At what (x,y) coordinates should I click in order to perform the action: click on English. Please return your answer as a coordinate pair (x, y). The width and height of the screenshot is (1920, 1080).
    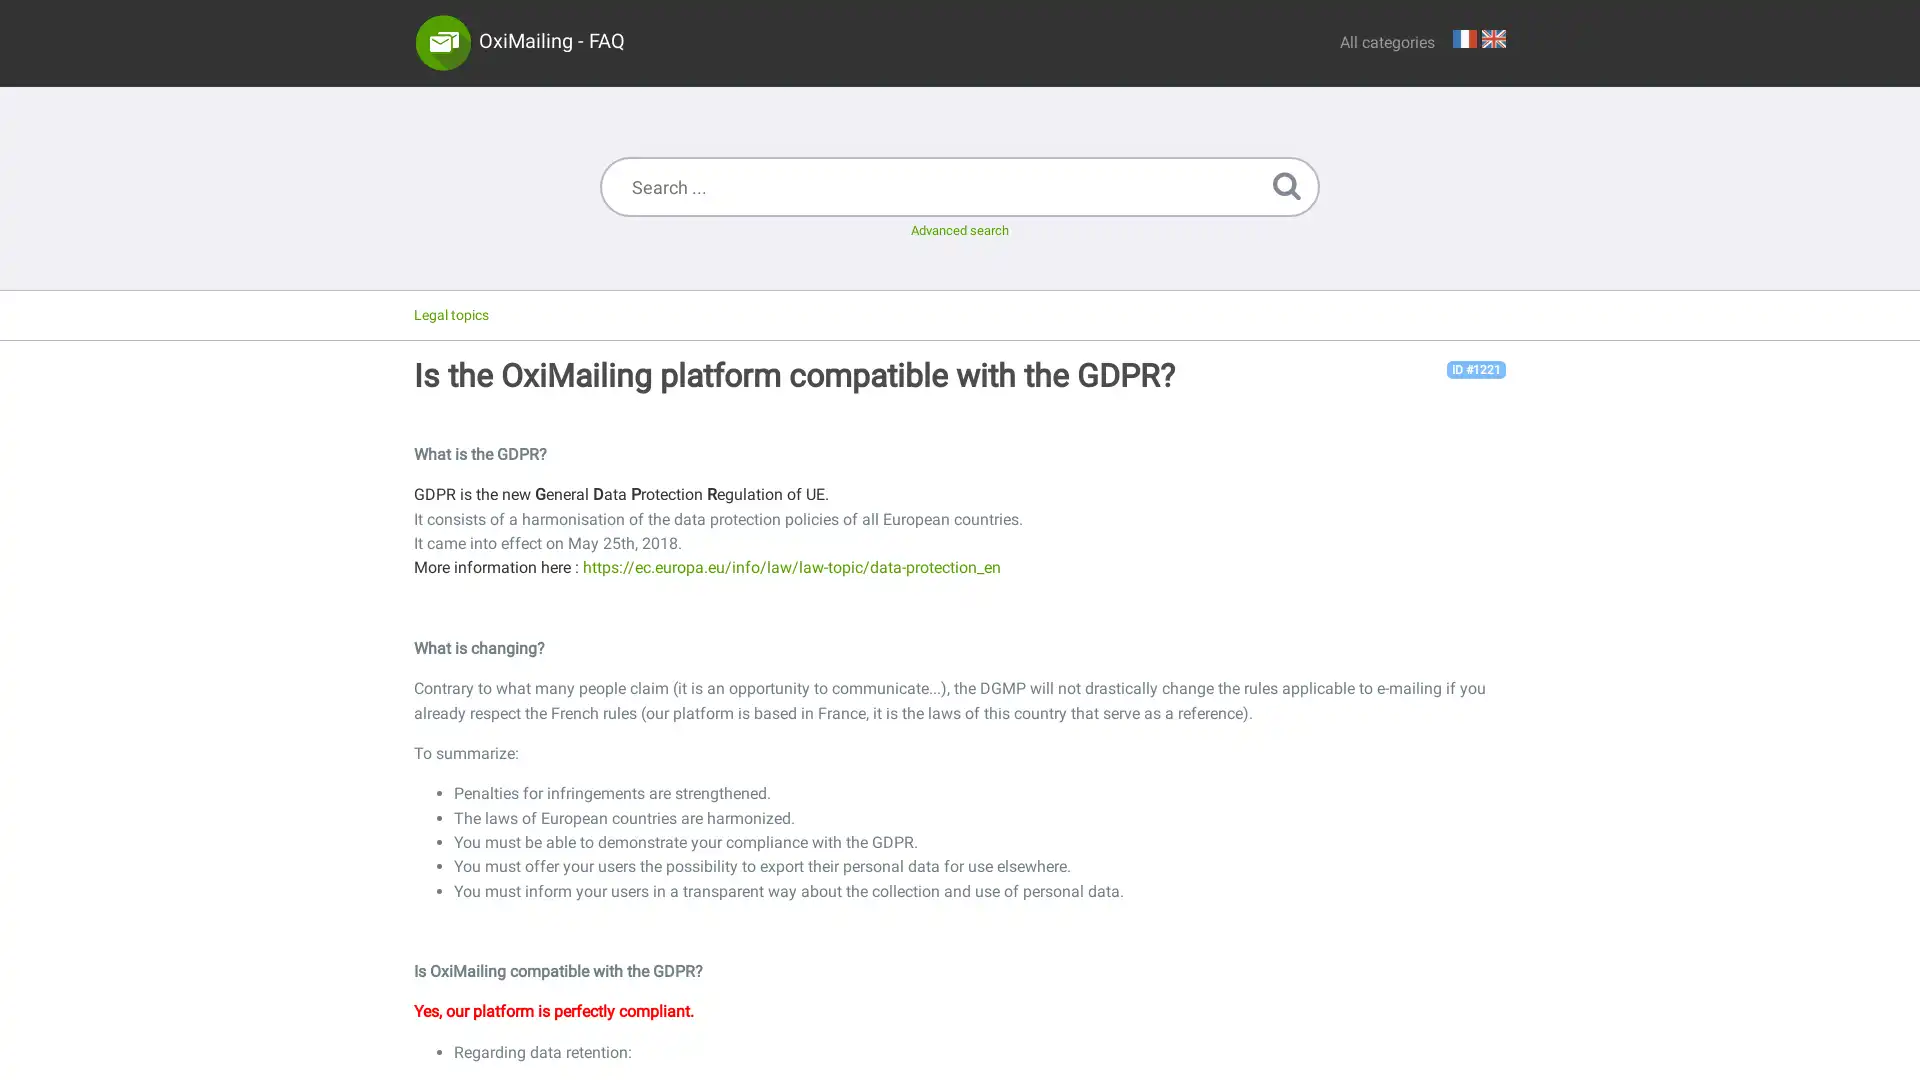
    Looking at the image, I should click on (1493, 38).